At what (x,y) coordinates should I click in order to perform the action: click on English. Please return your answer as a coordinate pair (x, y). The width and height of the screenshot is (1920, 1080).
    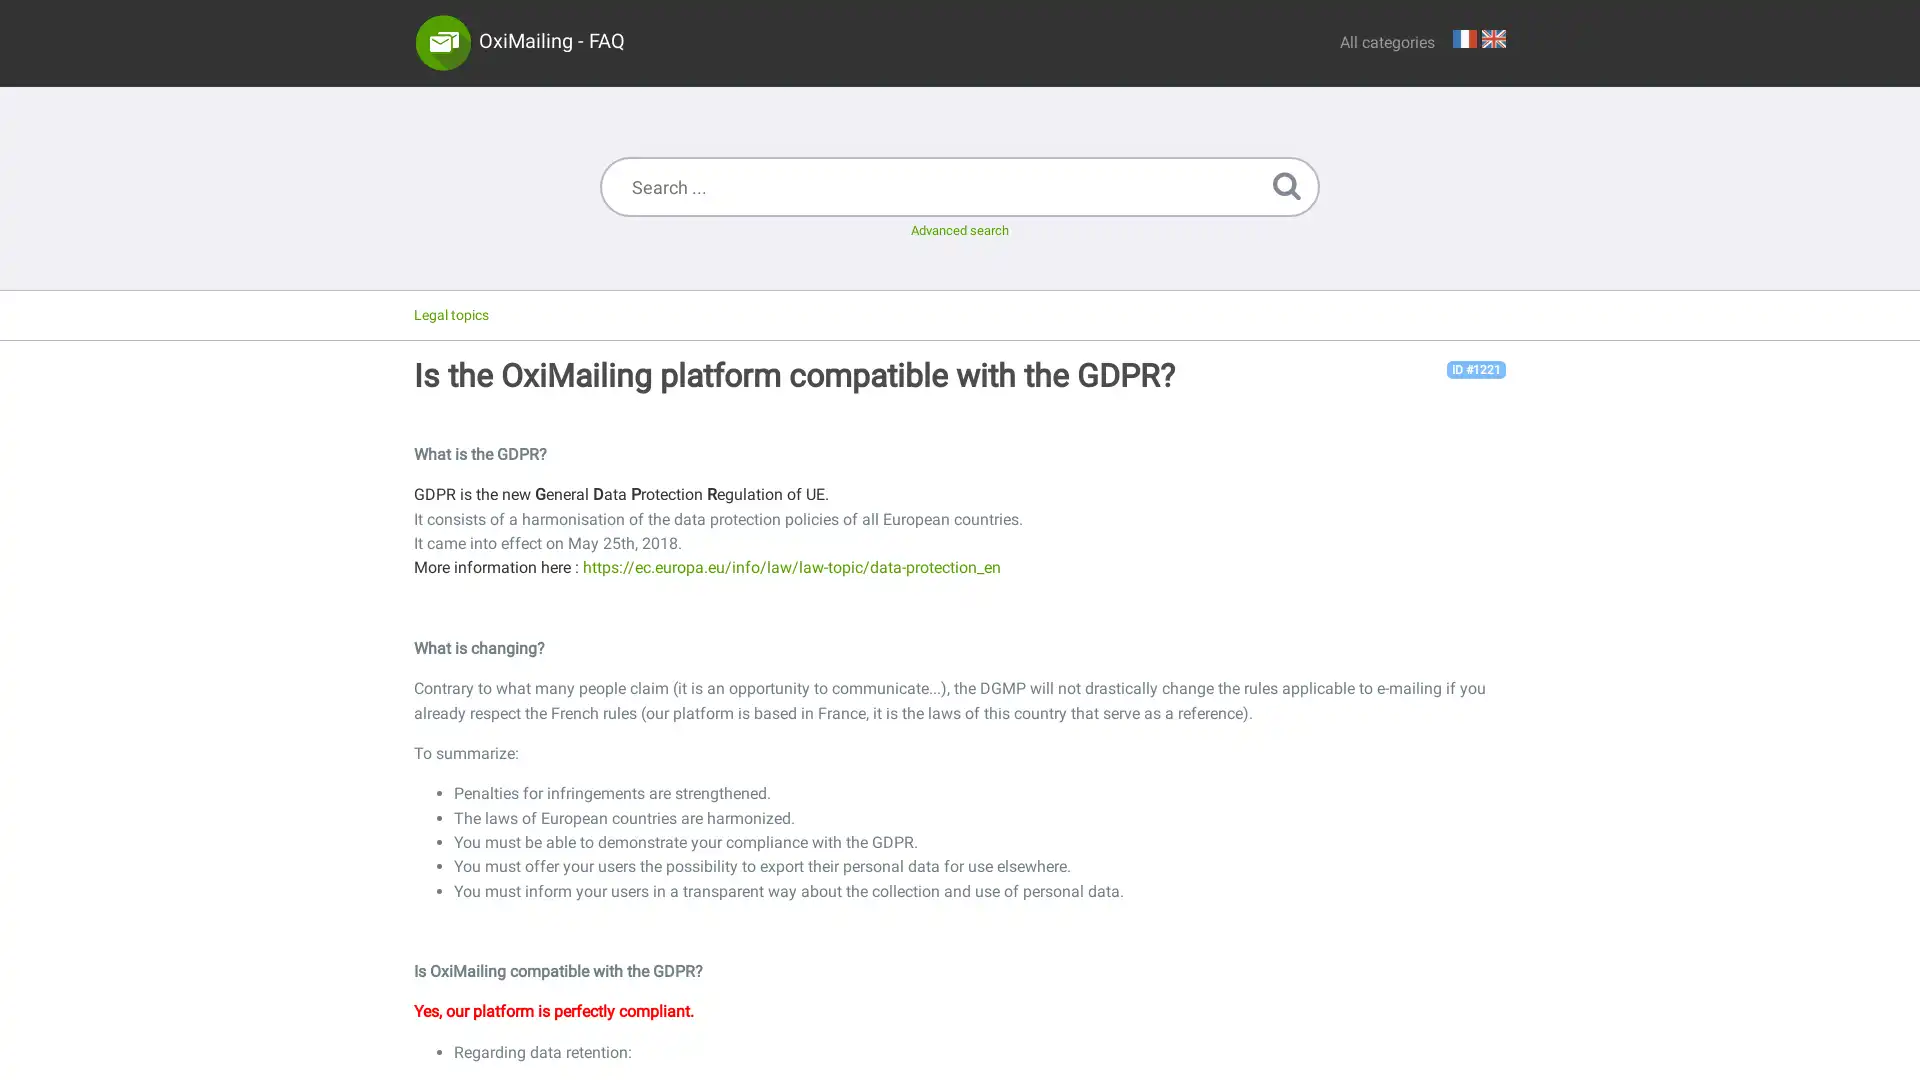
    Looking at the image, I should click on (1493, 38).